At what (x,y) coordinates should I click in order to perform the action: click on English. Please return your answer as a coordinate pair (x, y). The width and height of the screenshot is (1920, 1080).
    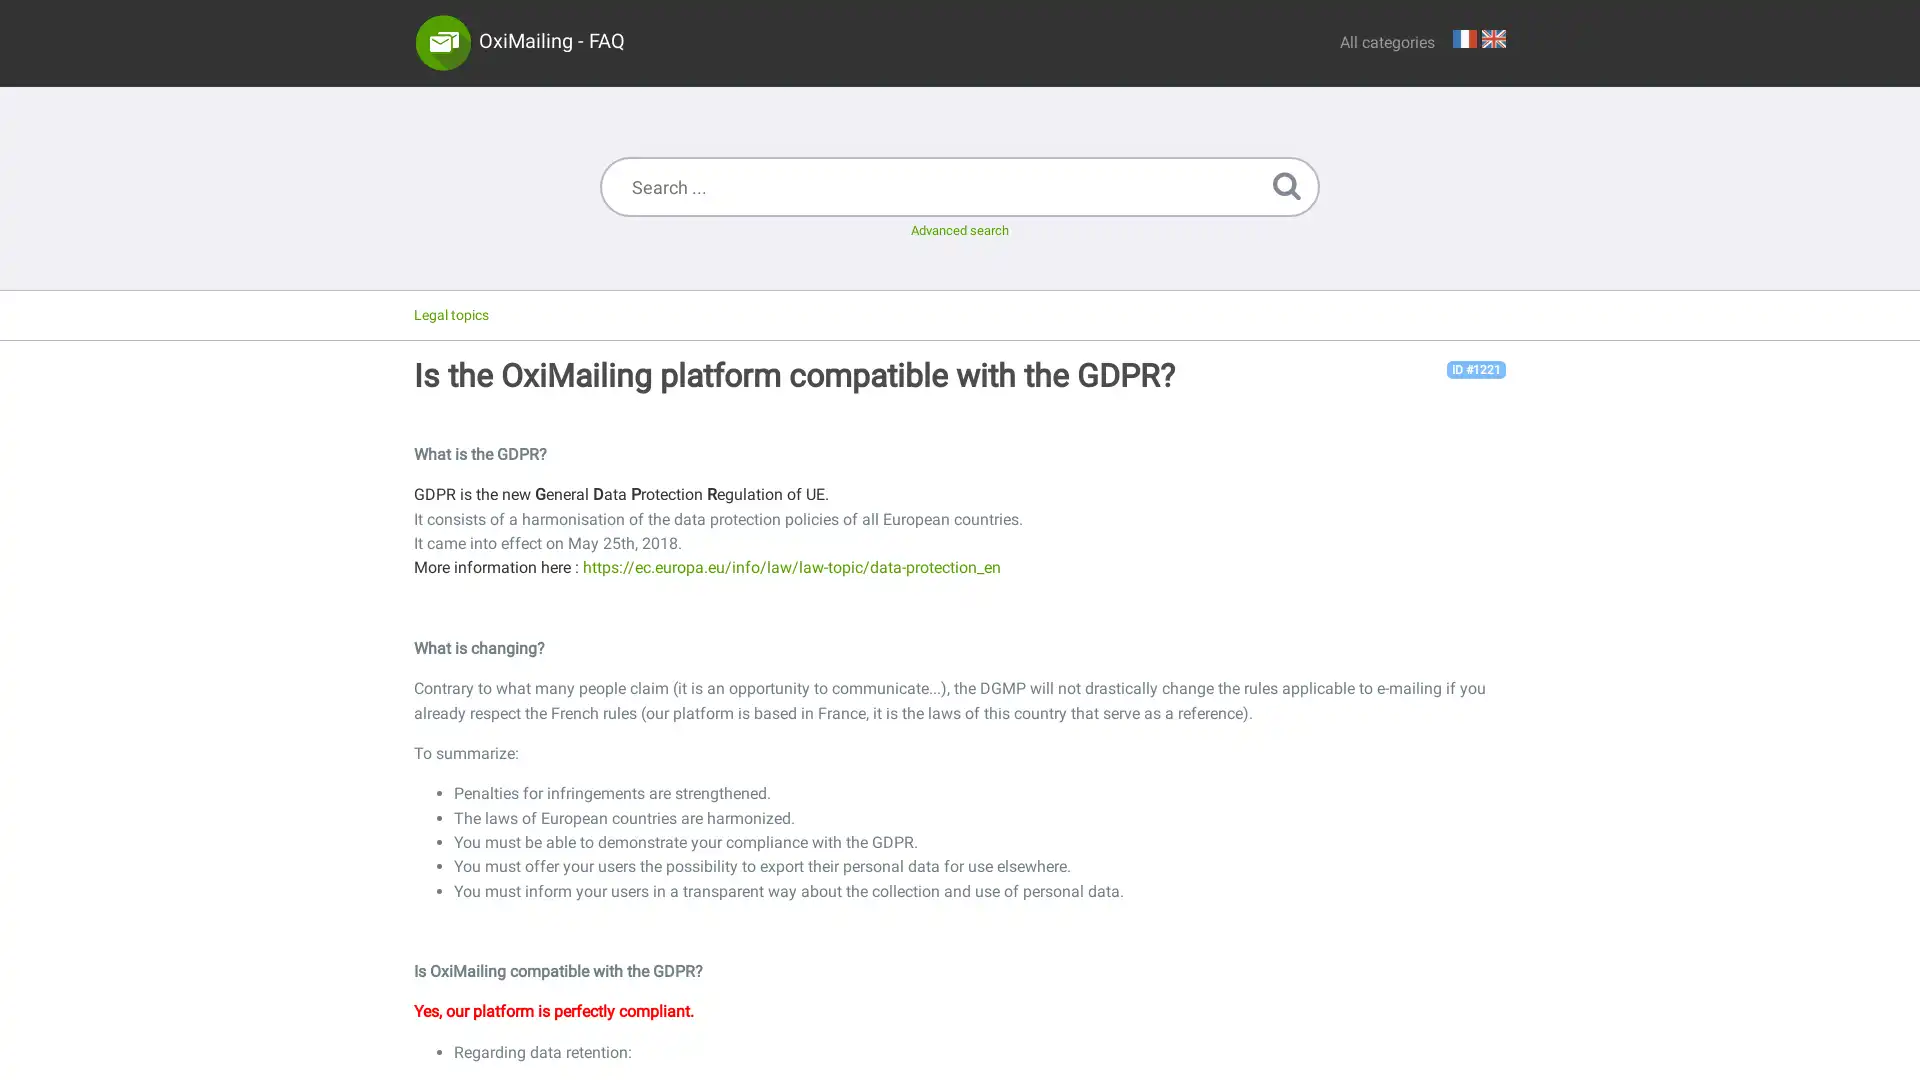
    Looking at the image, I should click on (1493, 38).